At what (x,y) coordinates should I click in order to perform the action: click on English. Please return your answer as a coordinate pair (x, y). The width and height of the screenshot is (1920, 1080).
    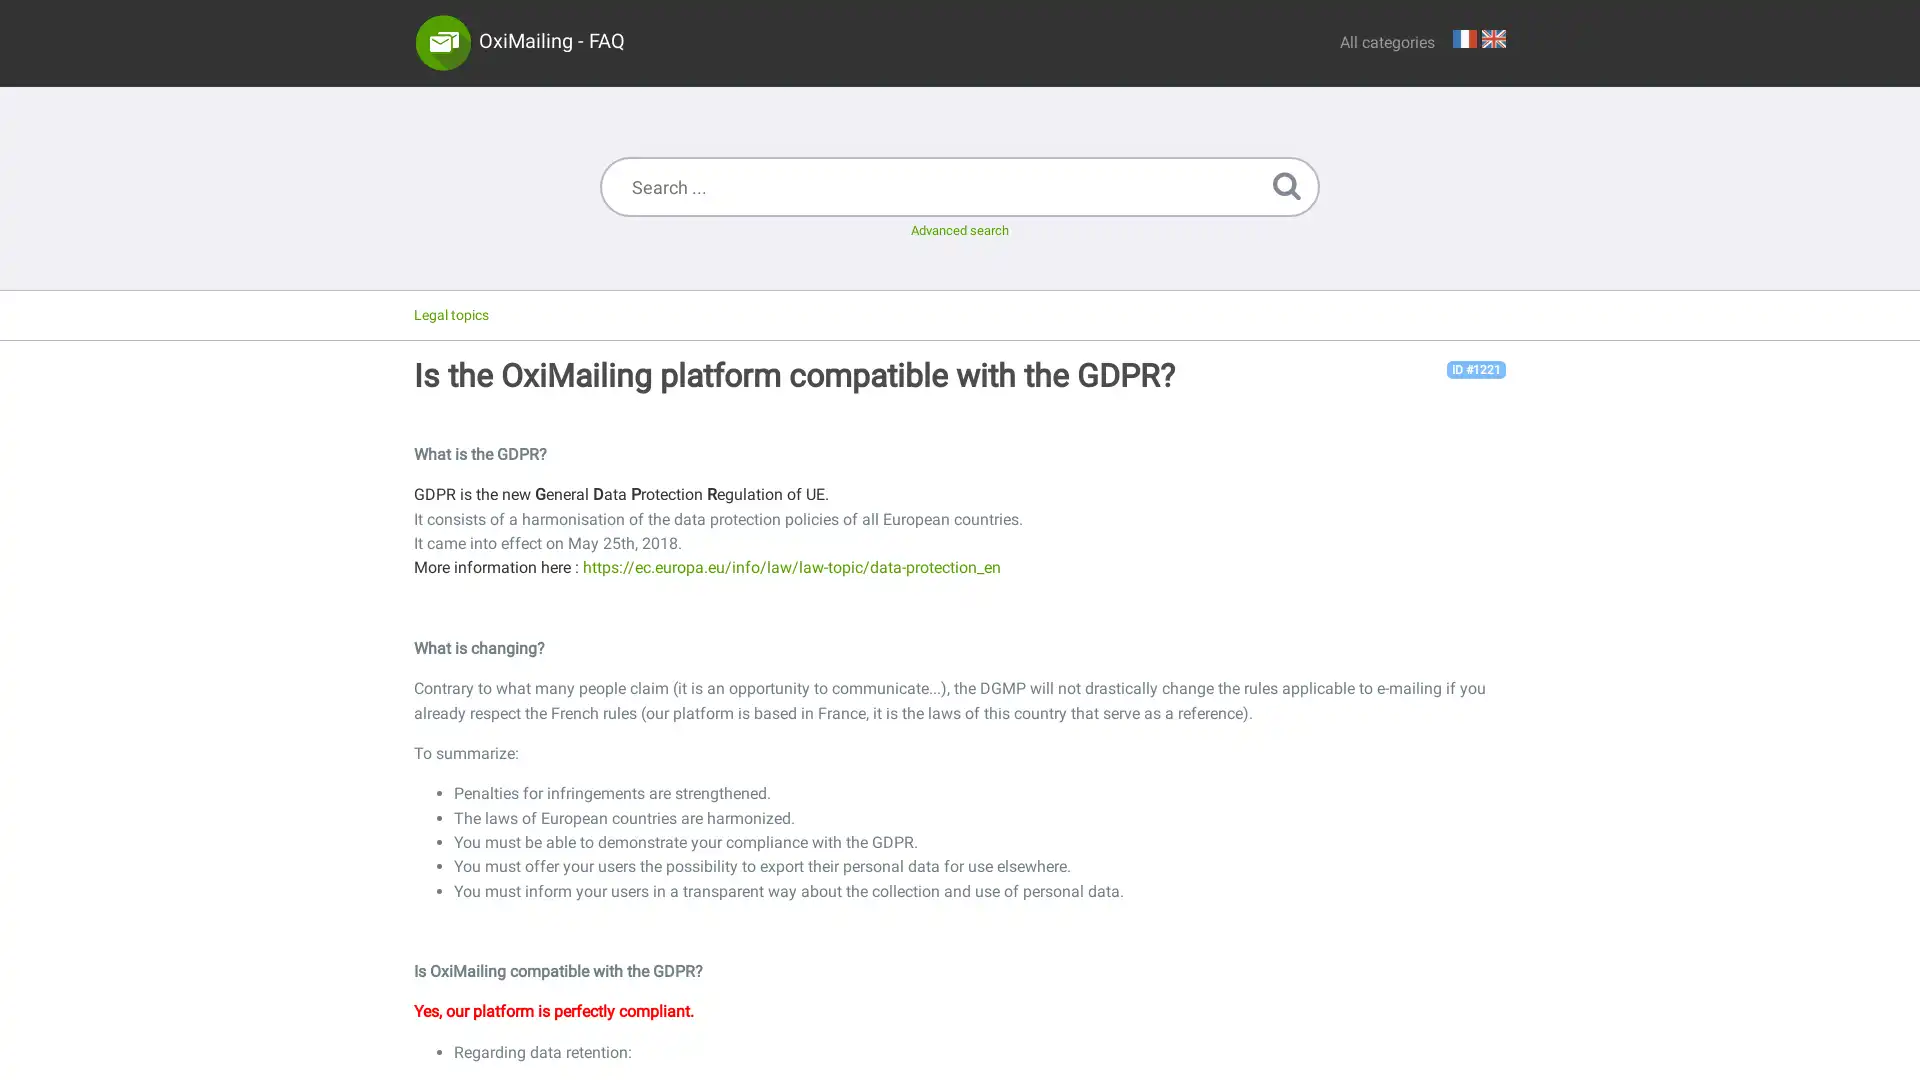
    Looking at the image, I should click on (1493, 38).